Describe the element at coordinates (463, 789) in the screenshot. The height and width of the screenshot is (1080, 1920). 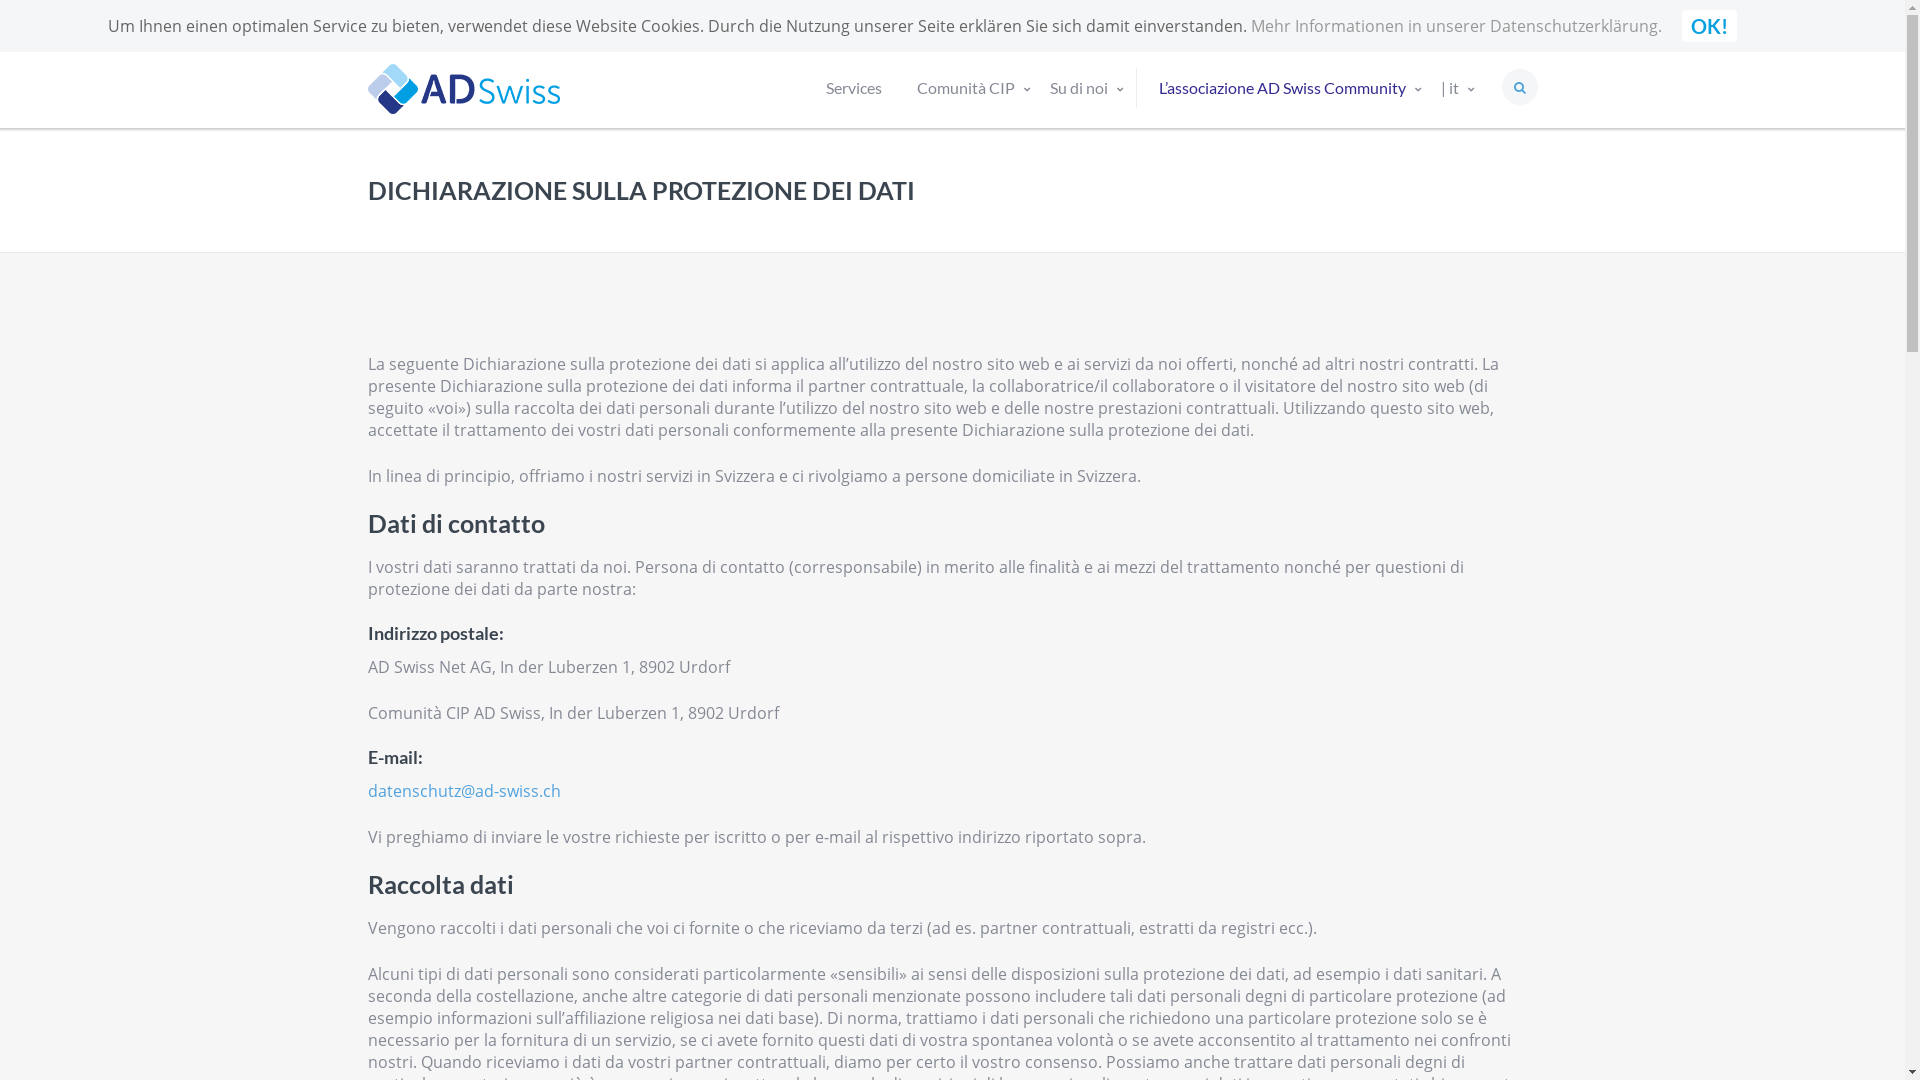
I see `'datenschutz@ad-swiss.ch'` at that location.